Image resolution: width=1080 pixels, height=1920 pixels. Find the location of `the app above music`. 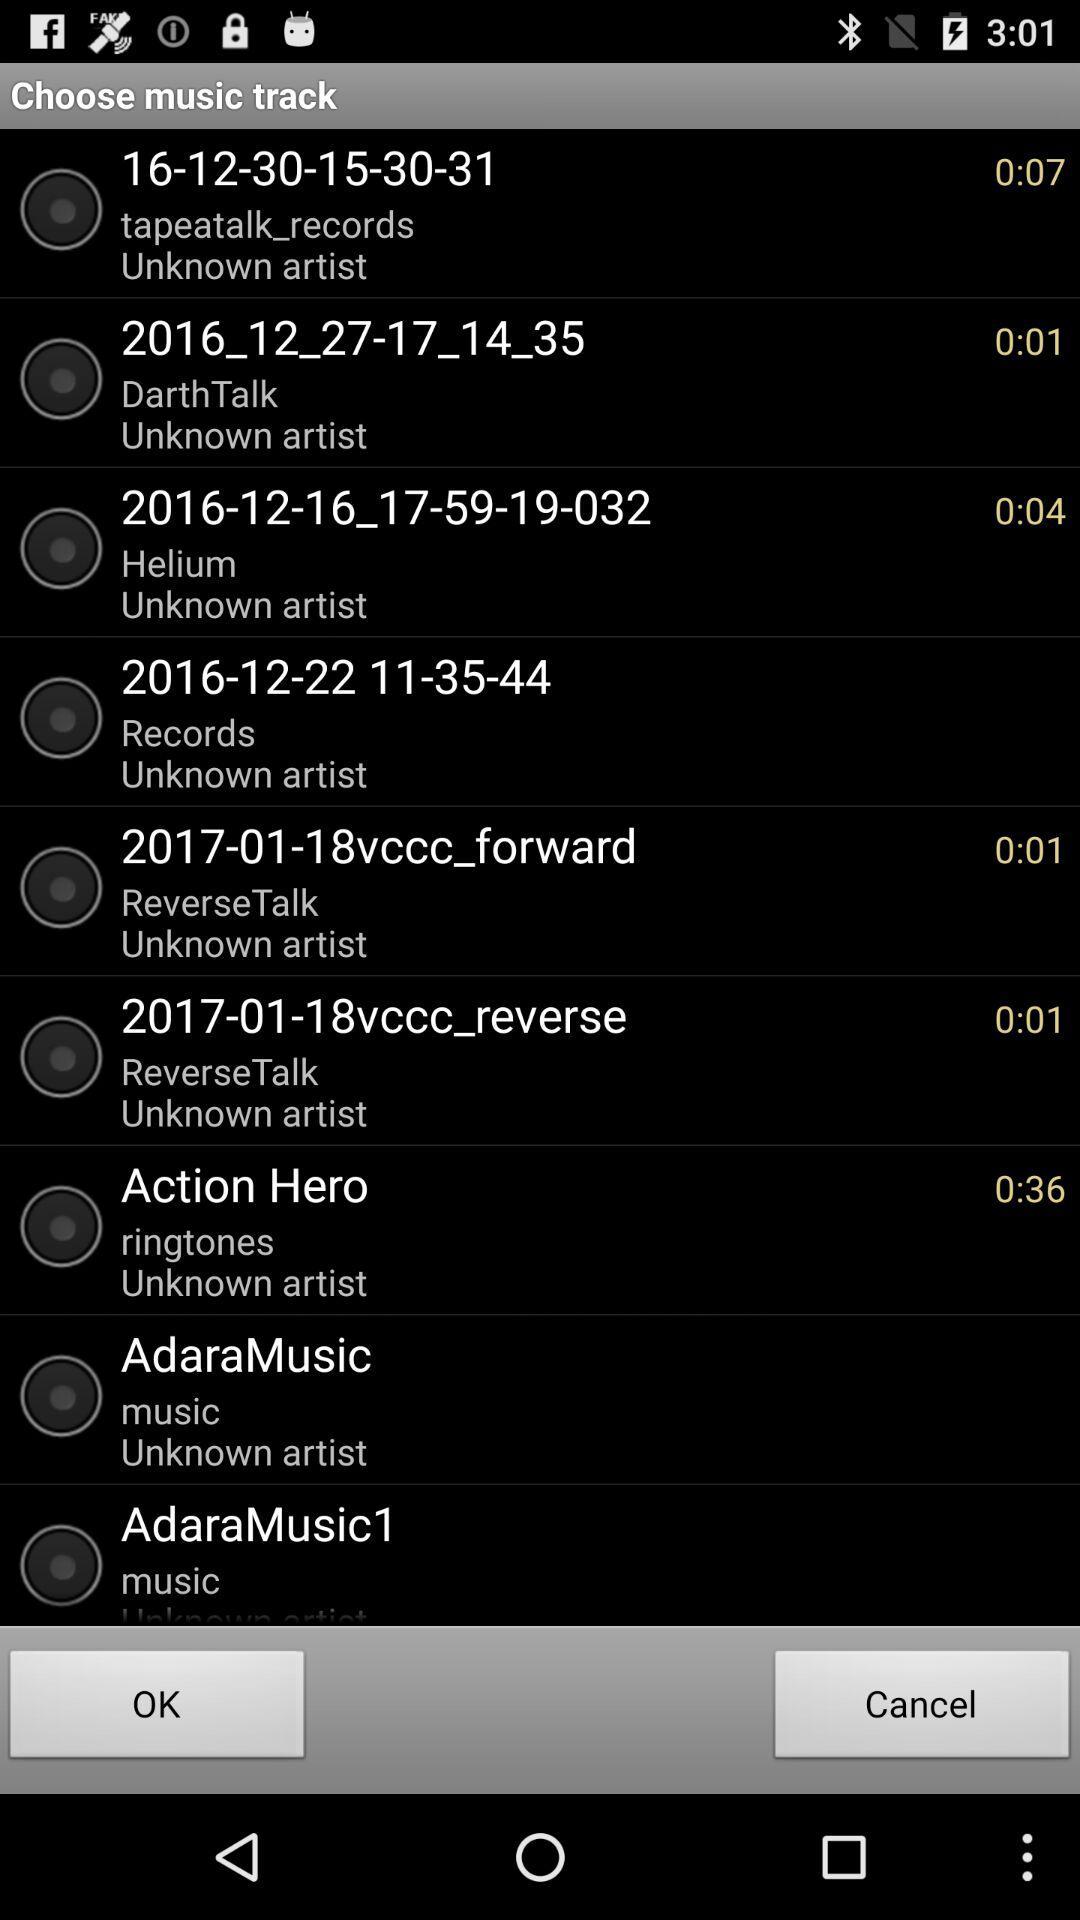

the app above music is located at coordinates (583, 1353).